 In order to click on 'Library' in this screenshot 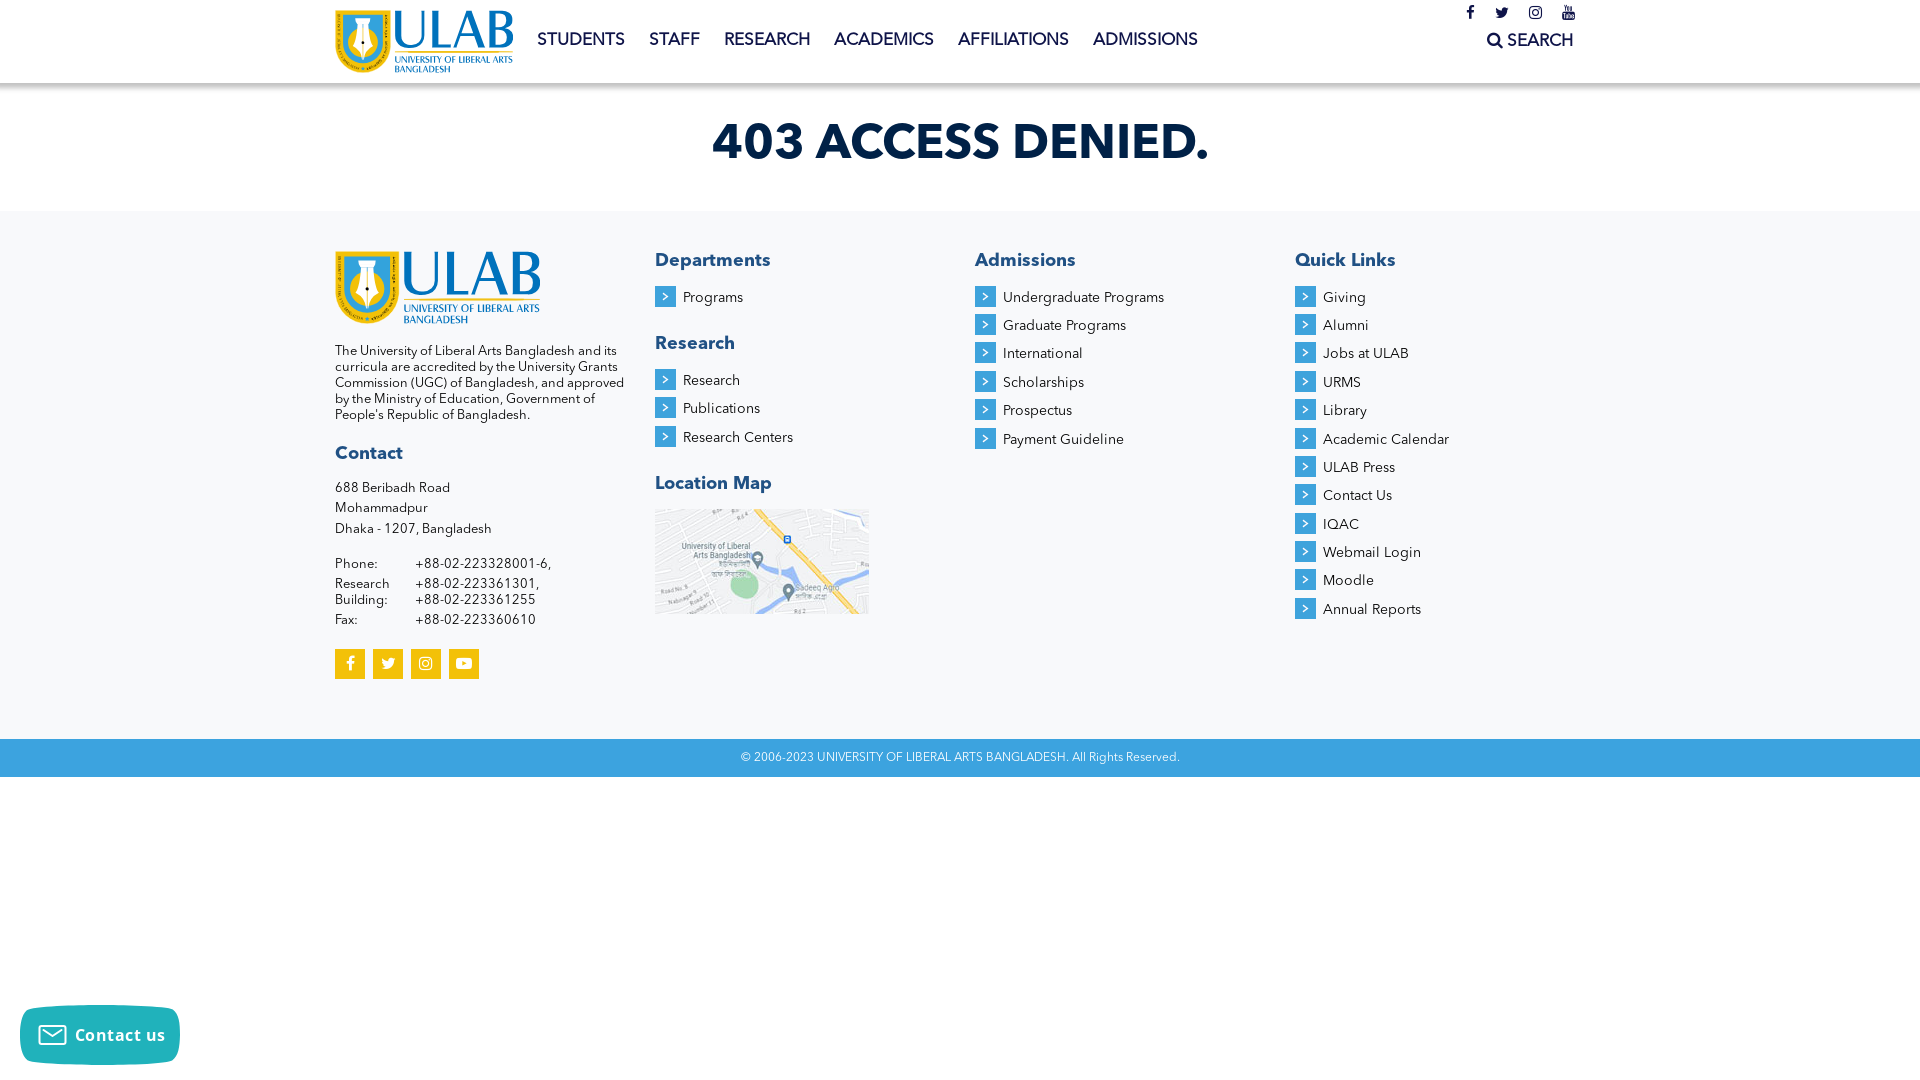, I will do `click(1344, 410)`.